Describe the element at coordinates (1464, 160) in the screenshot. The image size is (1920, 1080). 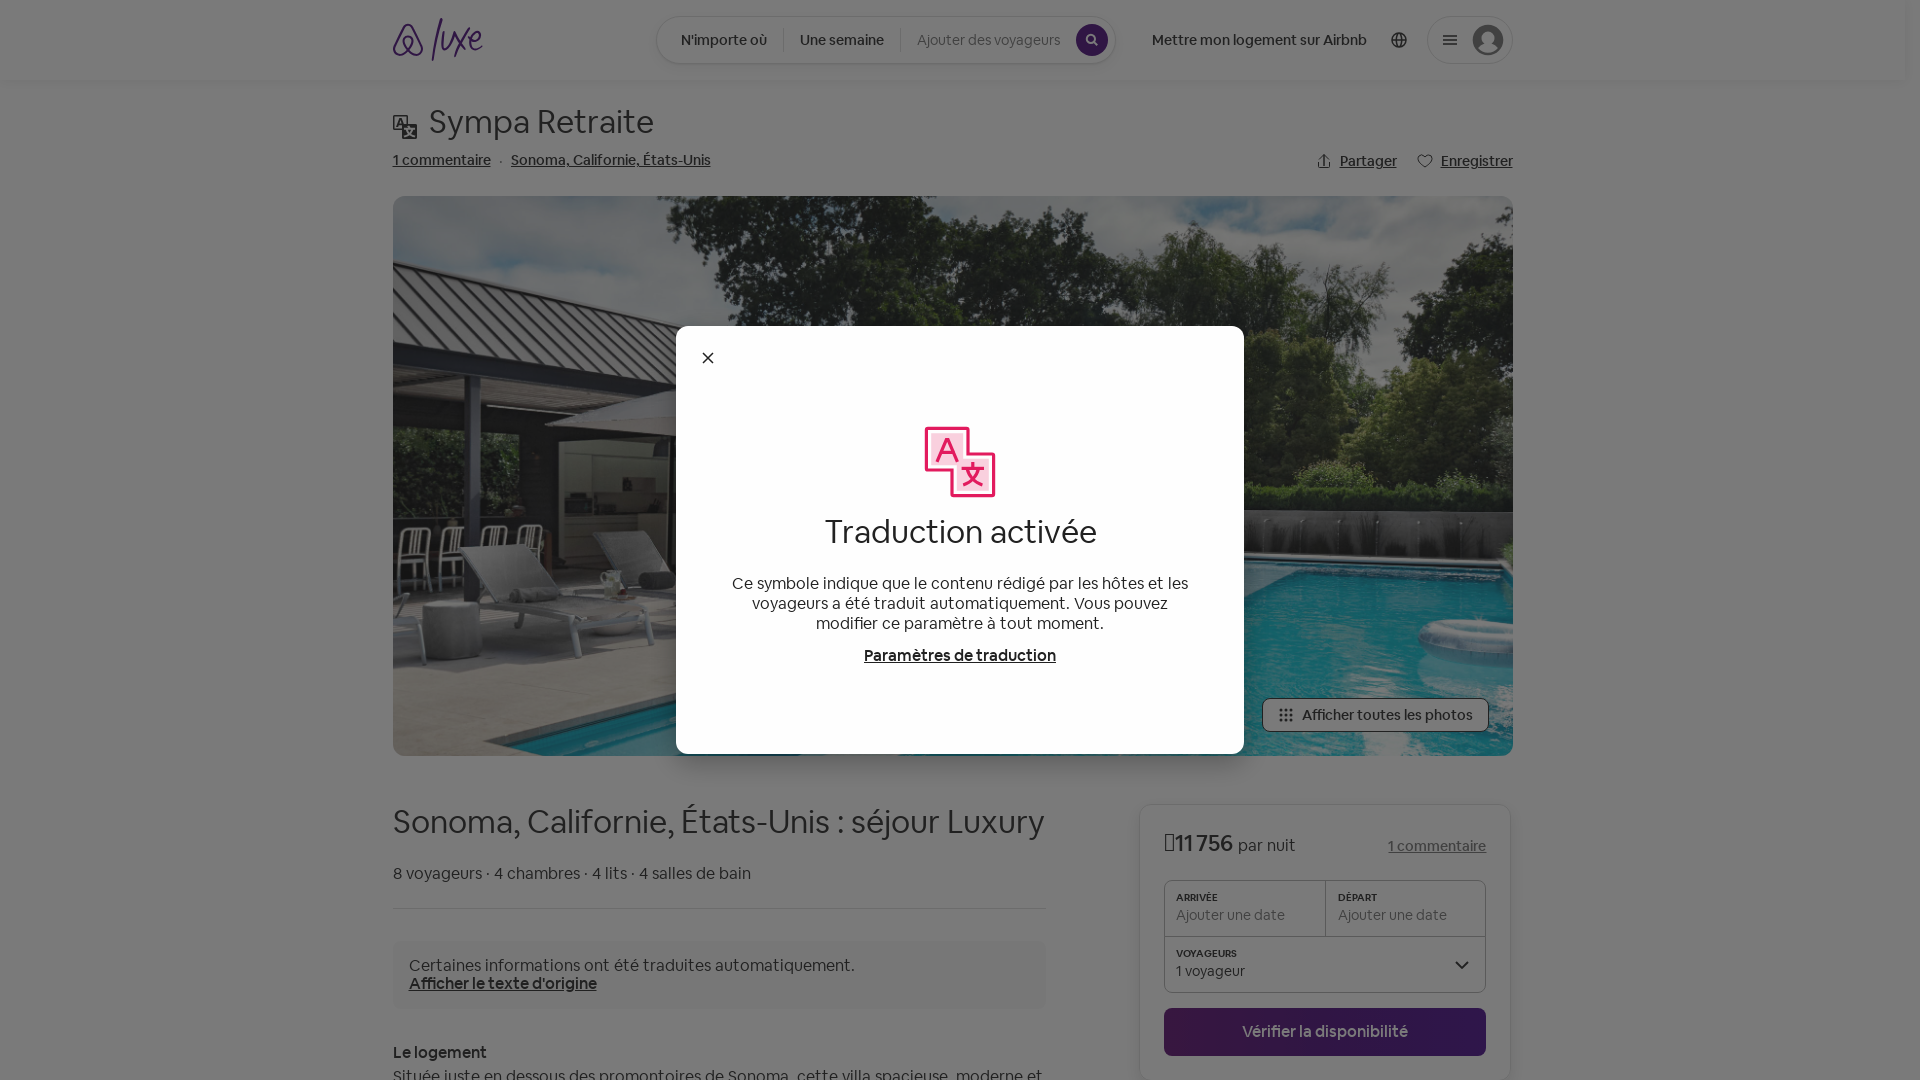
I see `'Enregistrer'` at that location.